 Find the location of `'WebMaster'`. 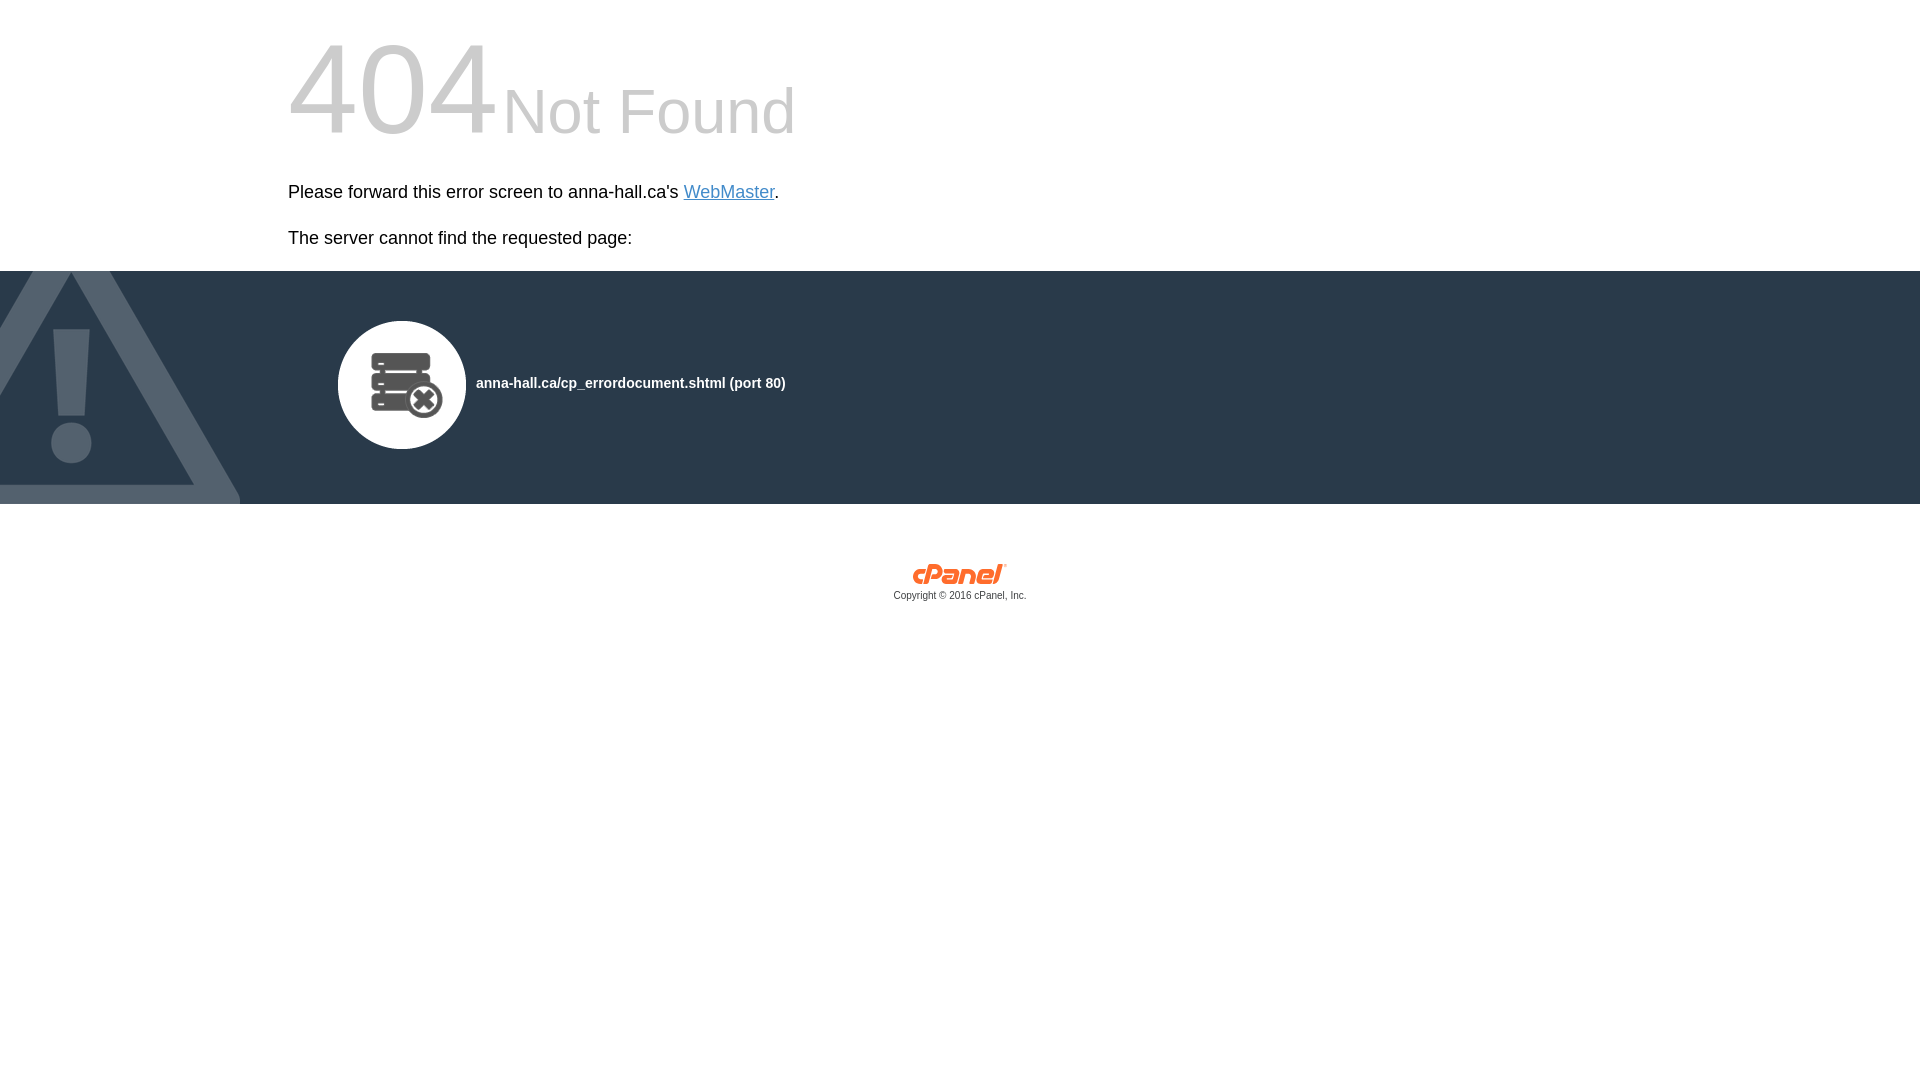

'WebMaster' is located at coordinates (728, 192).